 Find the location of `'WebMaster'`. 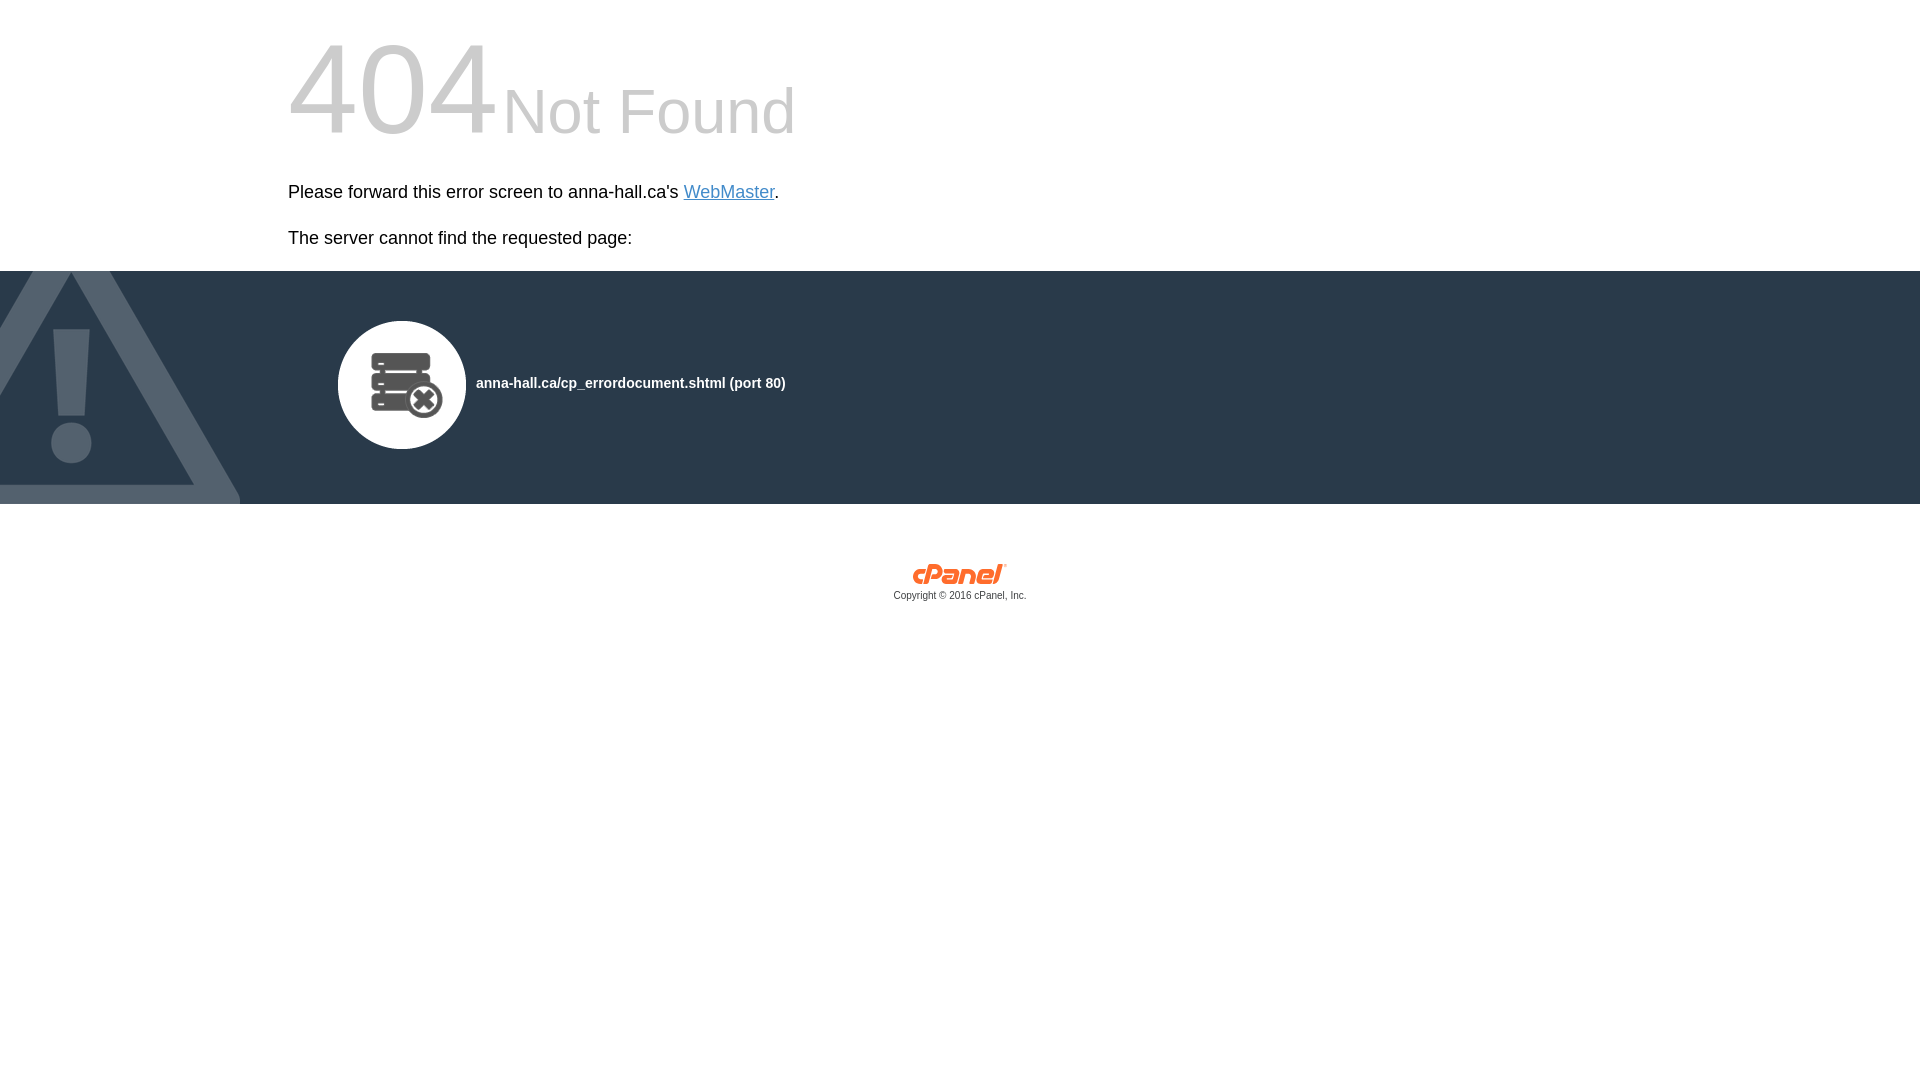

'WebMaster' is located at coordinates (728, 192).